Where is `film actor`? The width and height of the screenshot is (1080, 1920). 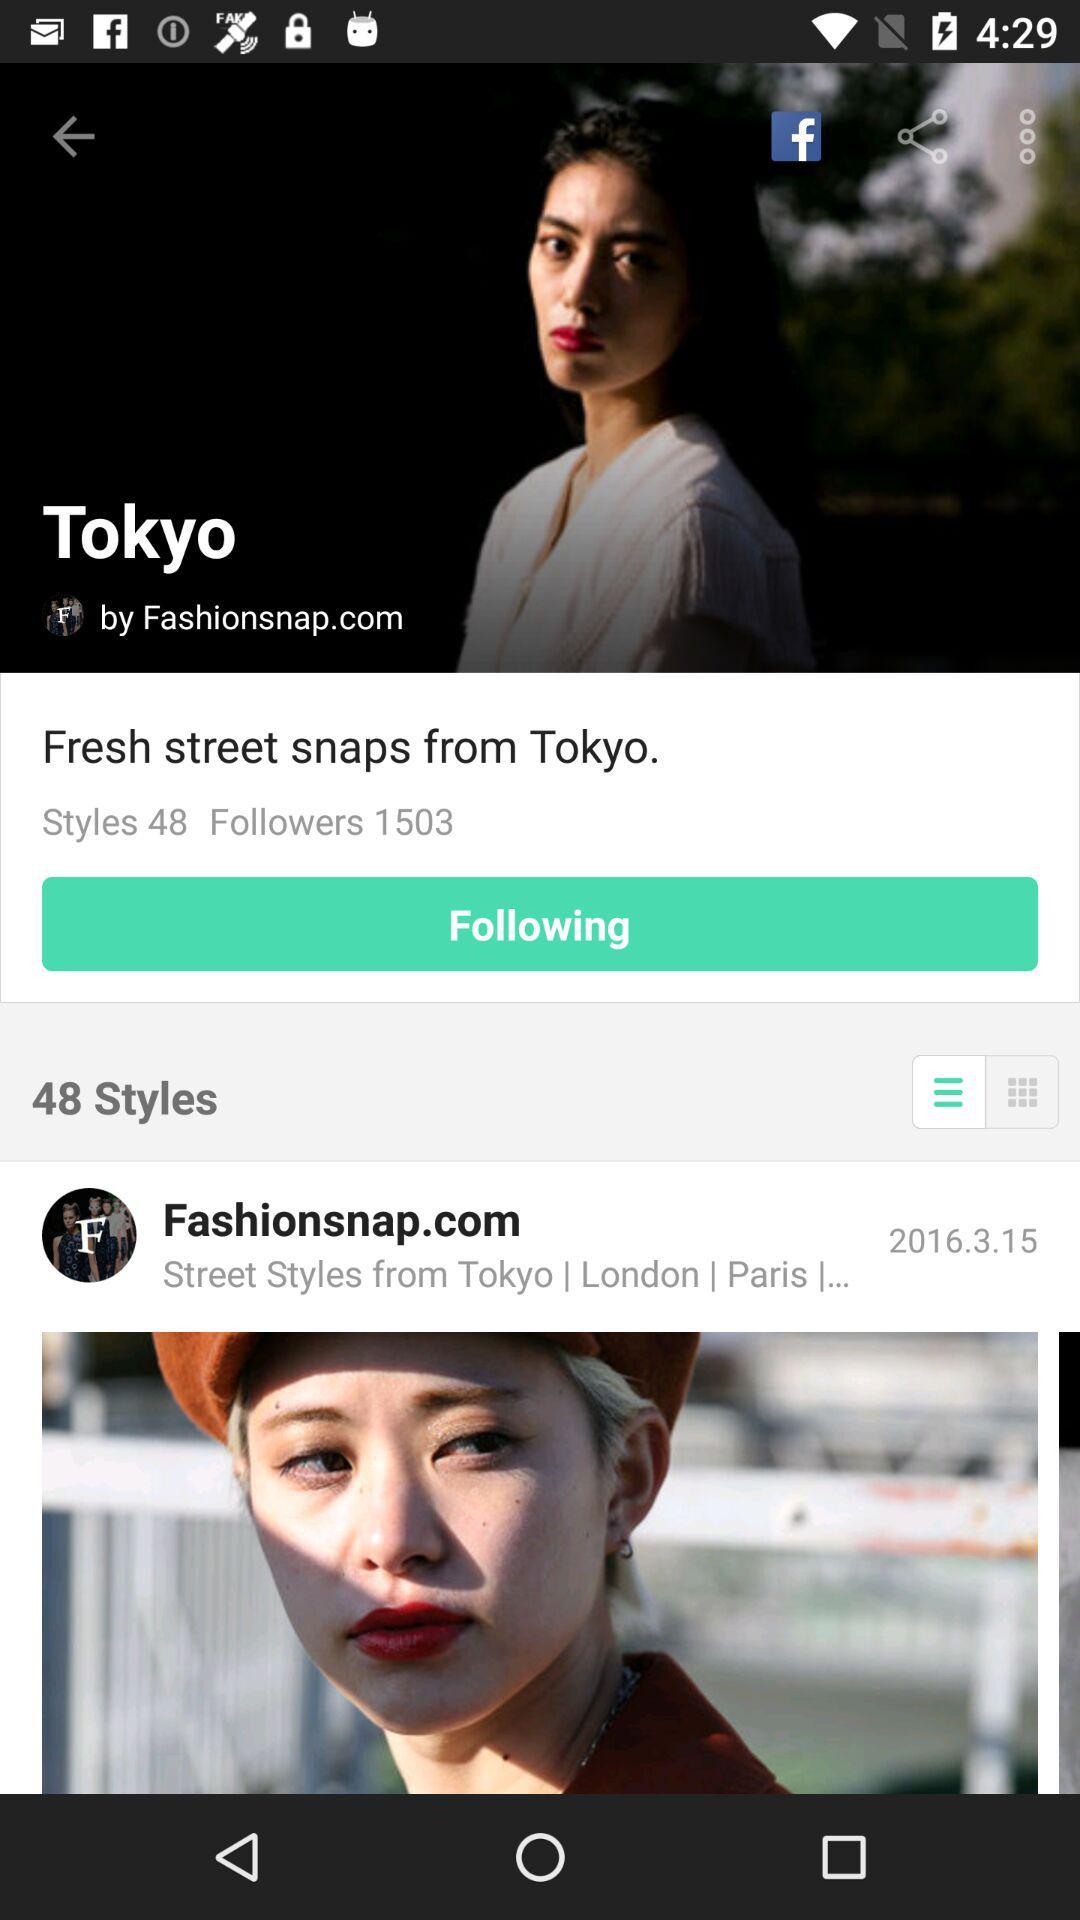
film actor is located at coordinates (540, 1562).